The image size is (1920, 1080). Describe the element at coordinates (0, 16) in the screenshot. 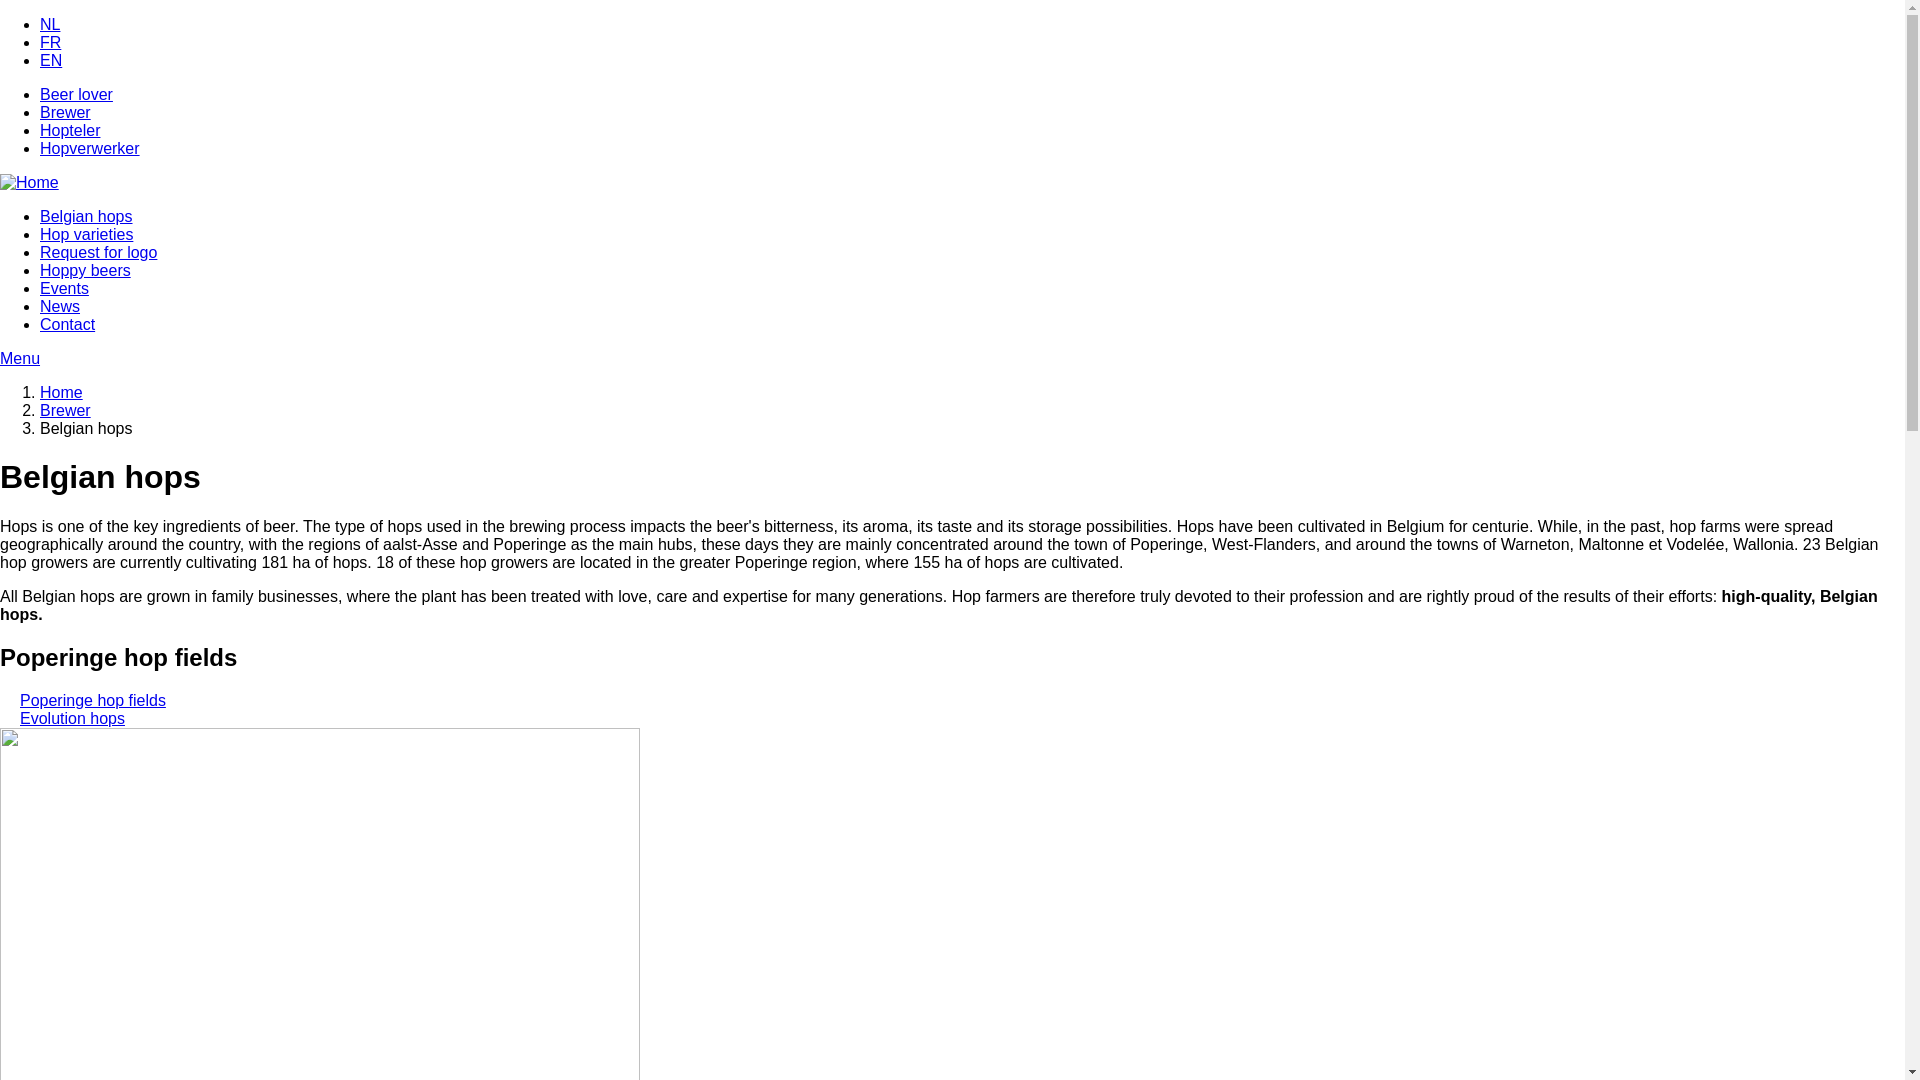

I see `'Skip to main content'` at that location.